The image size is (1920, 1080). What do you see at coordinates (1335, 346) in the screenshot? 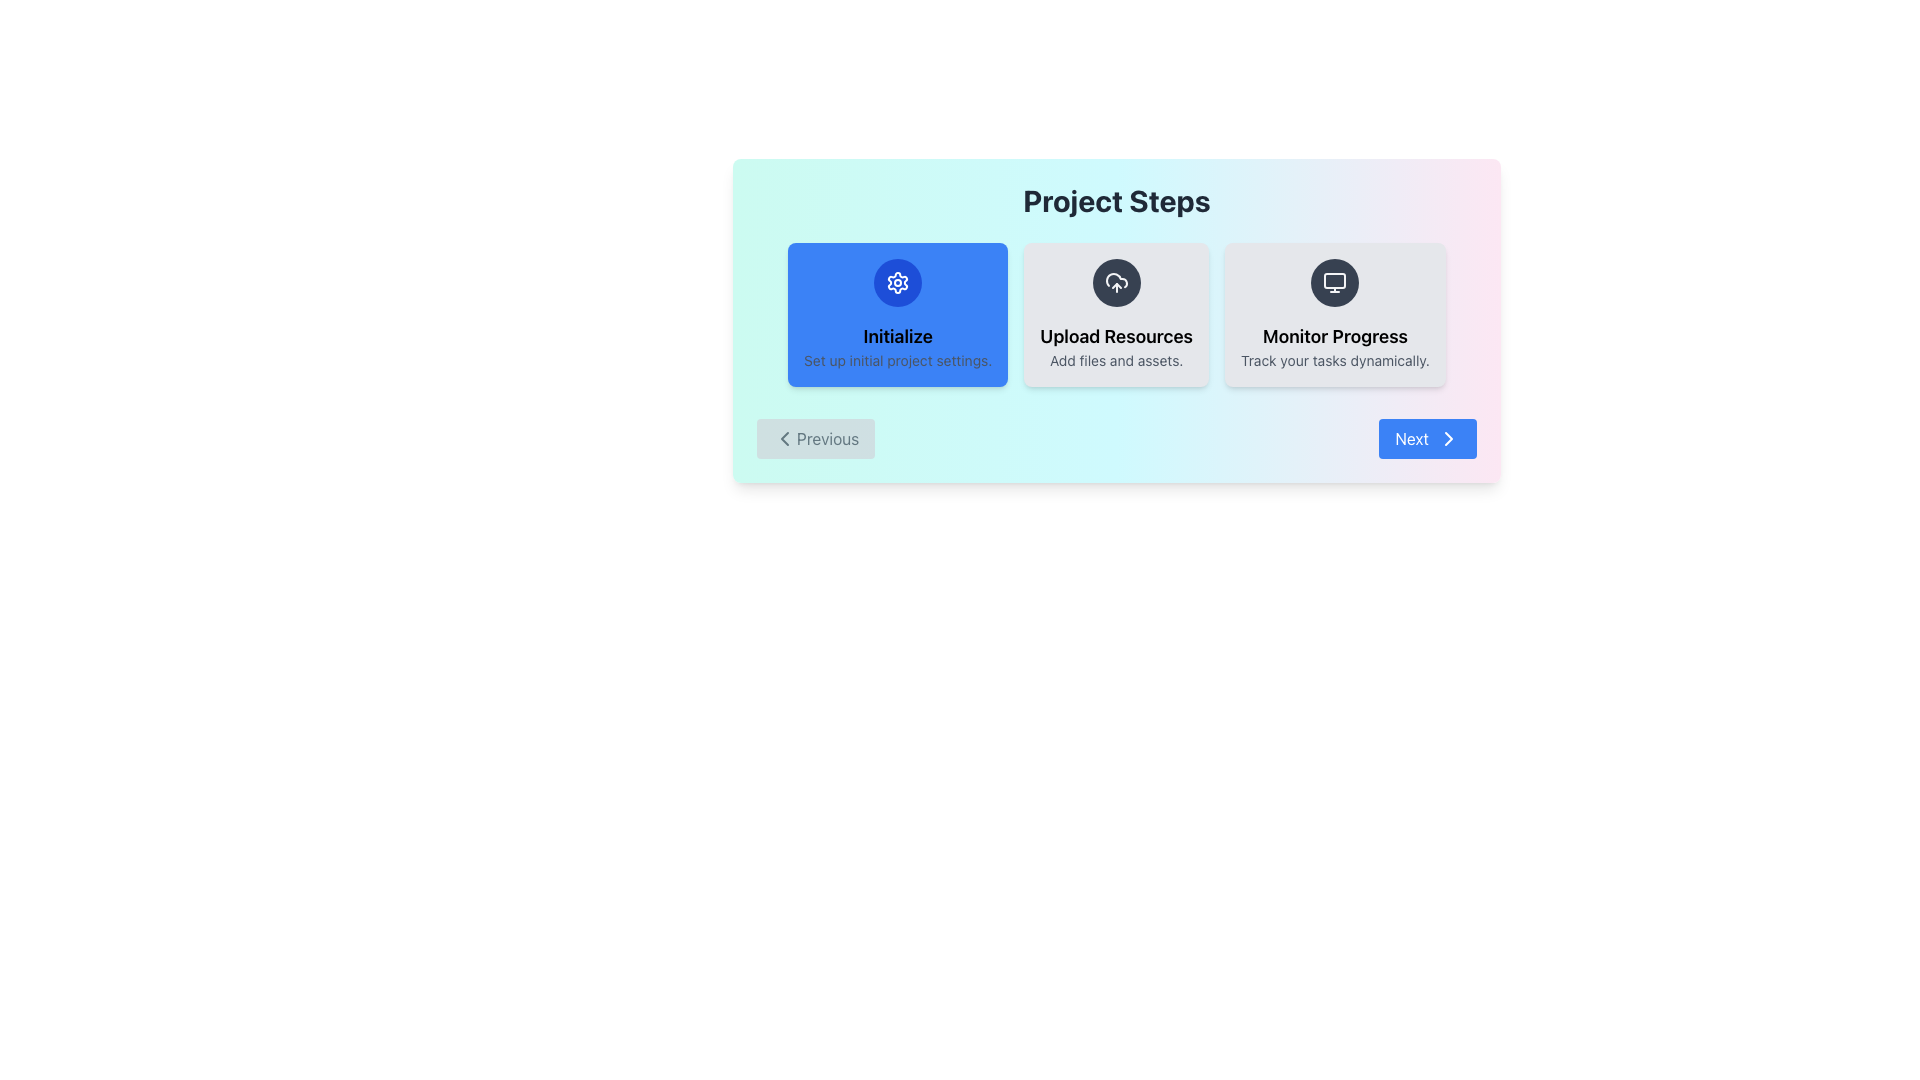
I see `text block titled 'Monitor Progress' which contains the description 'Track your tasks dynamically' located in the third card of the 'Project Steps' section` at bounding box center [1335, 346].